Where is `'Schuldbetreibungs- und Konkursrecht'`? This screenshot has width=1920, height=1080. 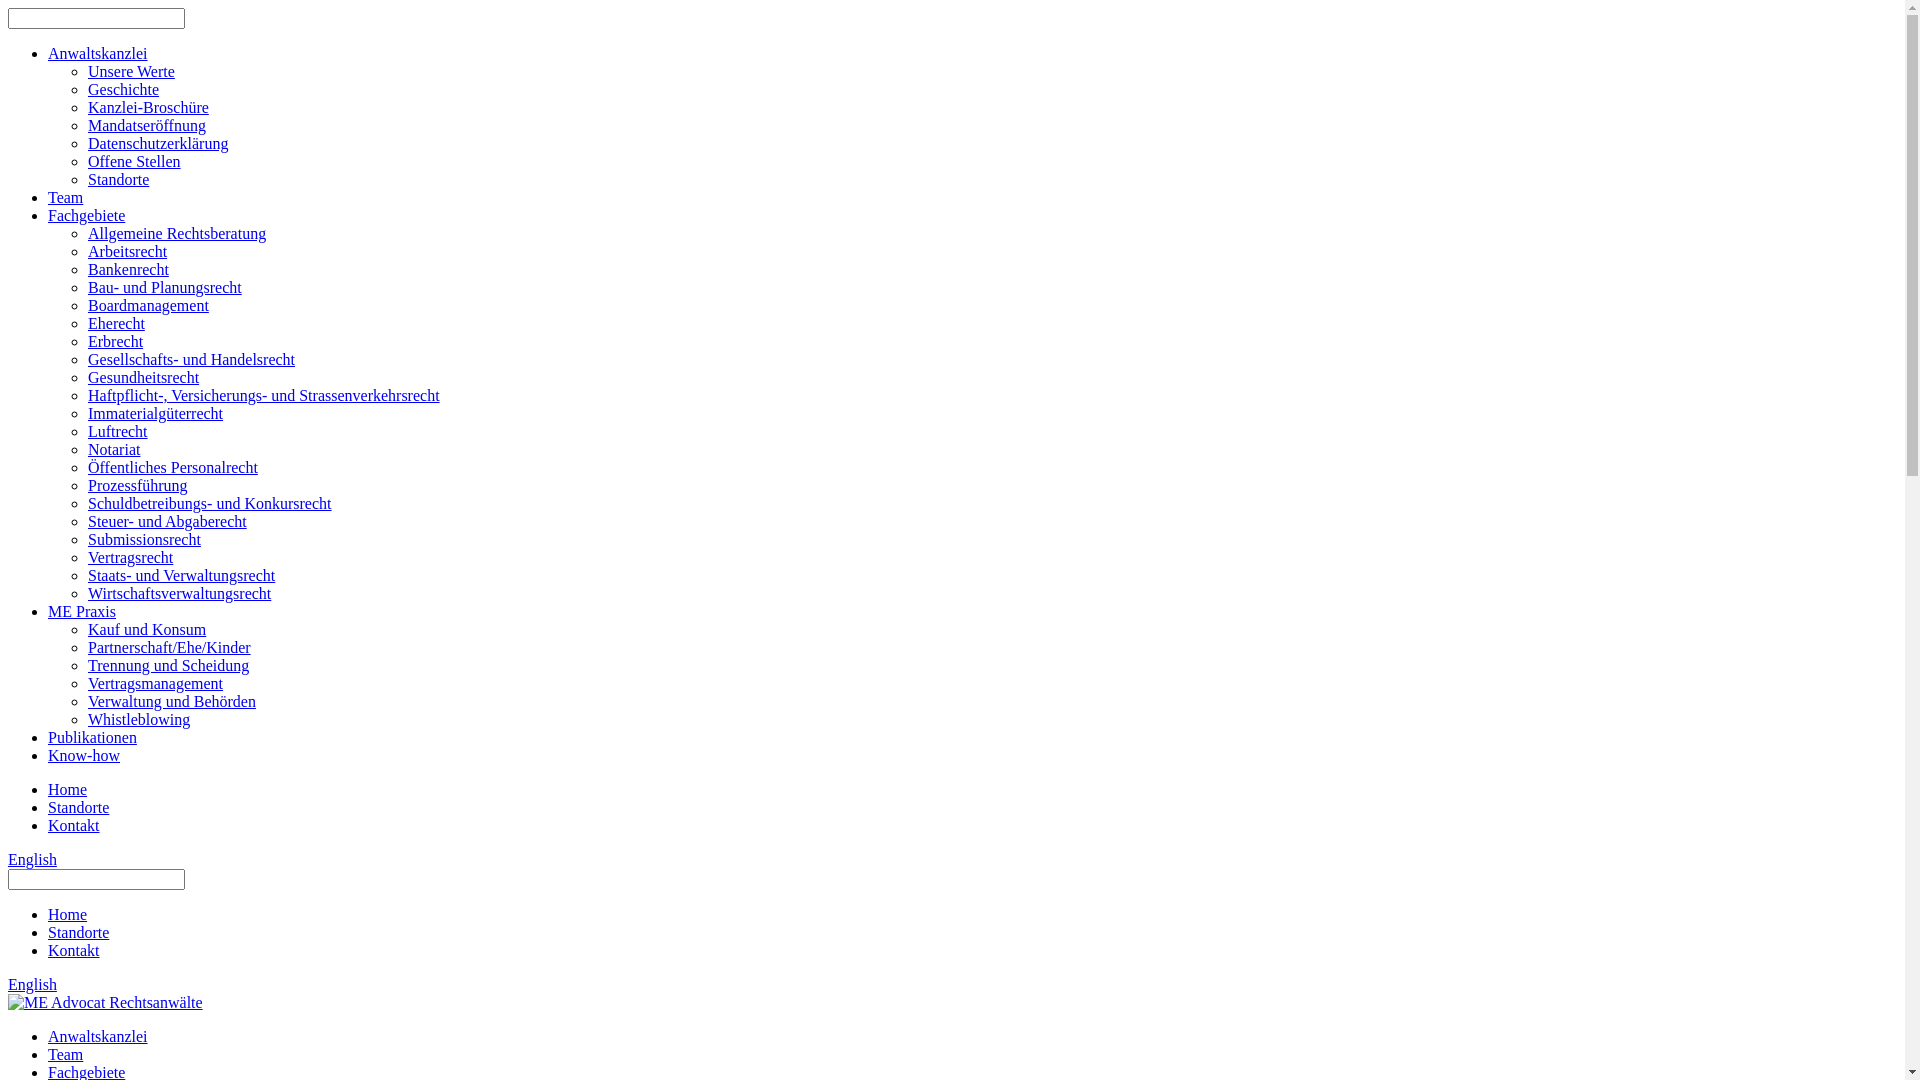
'Schuldbetreibungs- und Konkursrecht' is located at coordinates (210, 502).